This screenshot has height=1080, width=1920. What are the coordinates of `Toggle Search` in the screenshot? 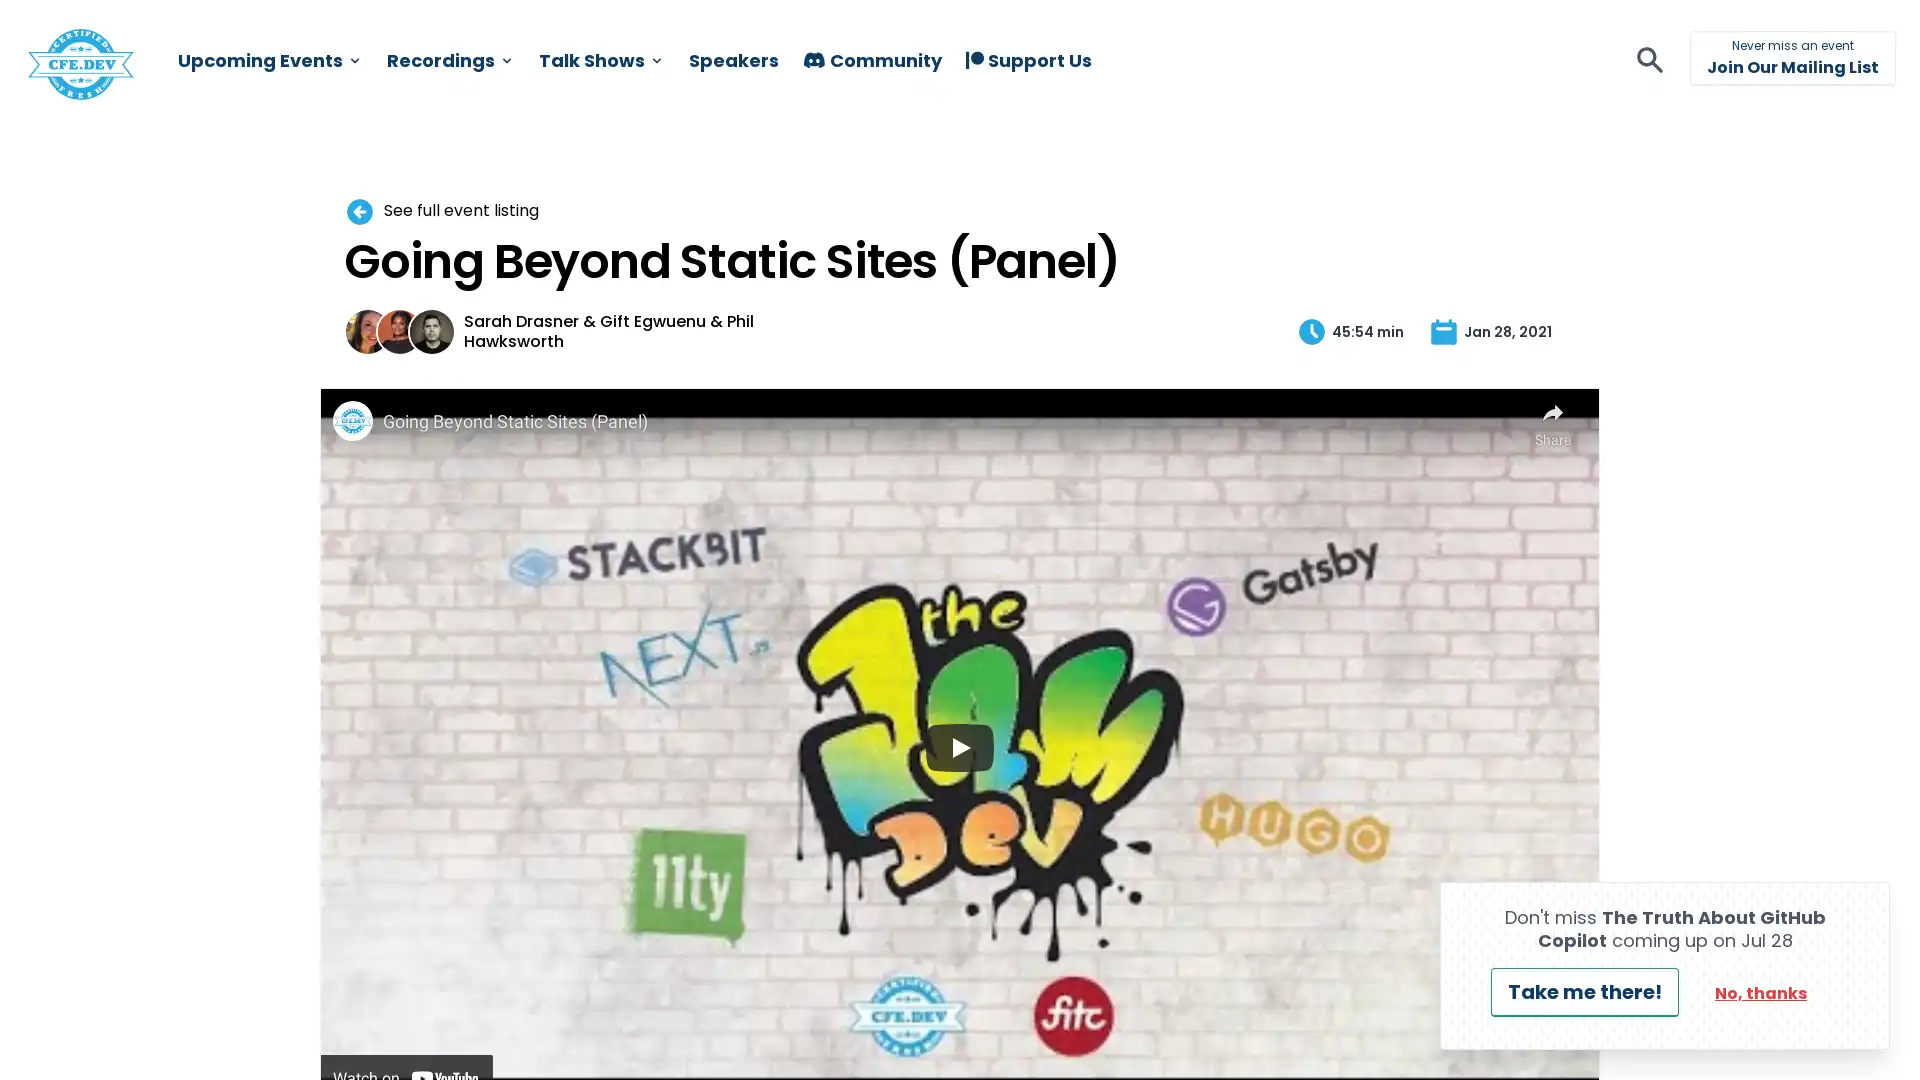 It's located at (1650, 63).